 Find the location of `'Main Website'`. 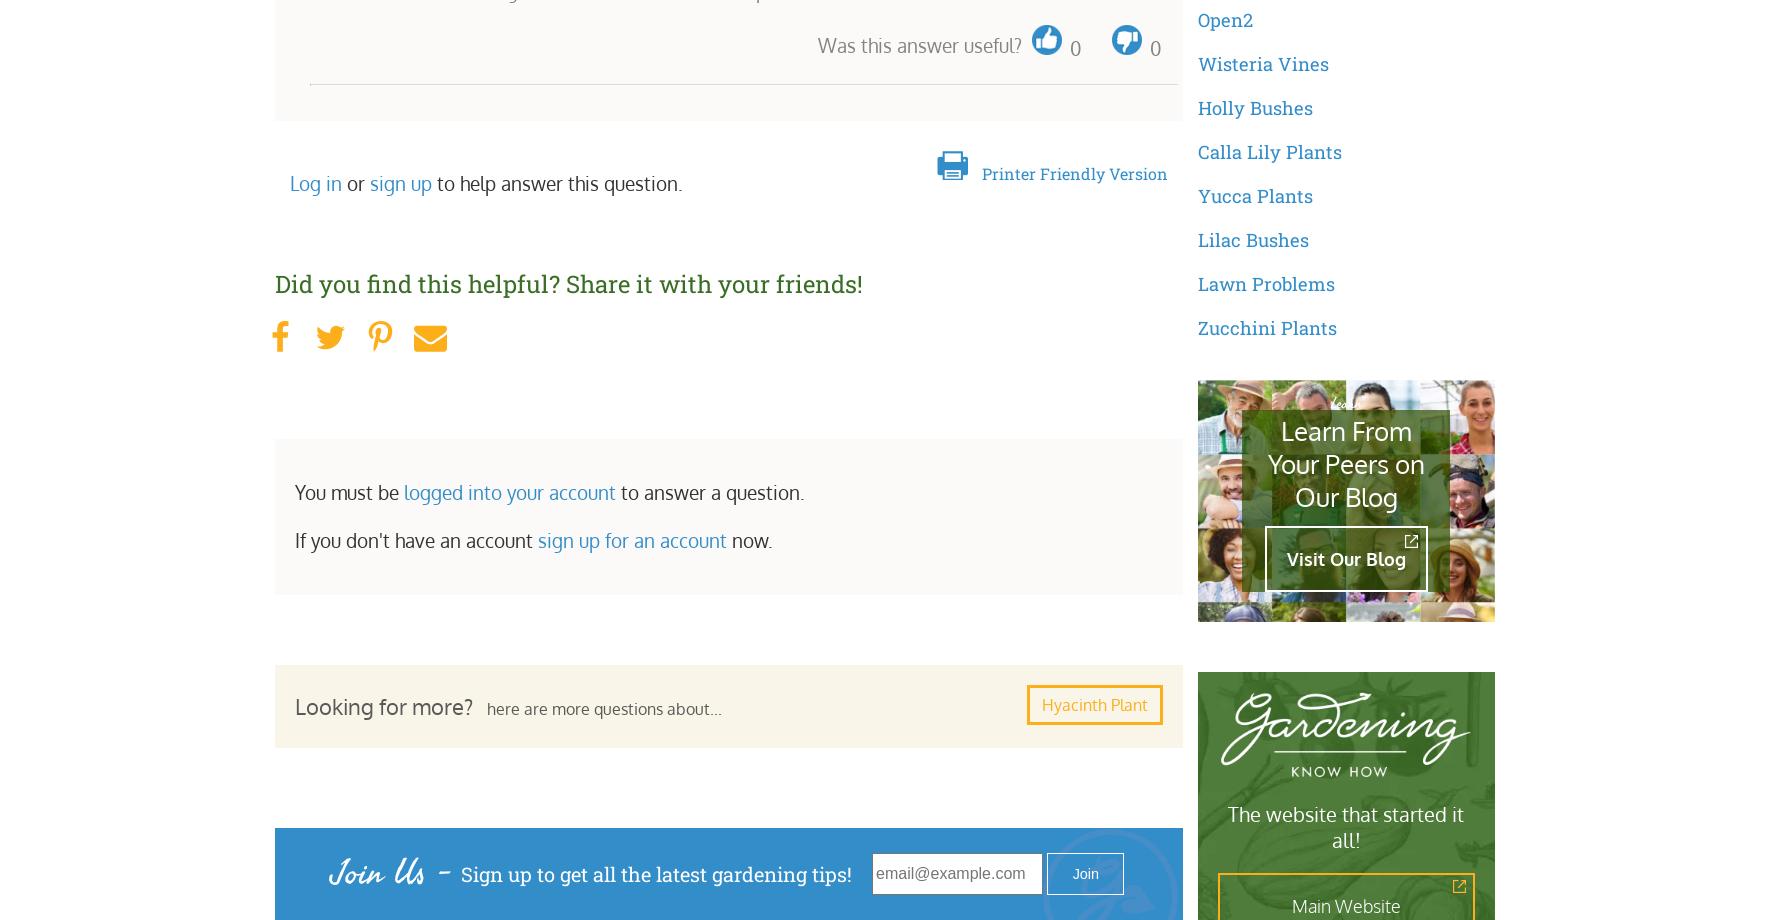

'Main Website' is located at coordinates (1345, 905).